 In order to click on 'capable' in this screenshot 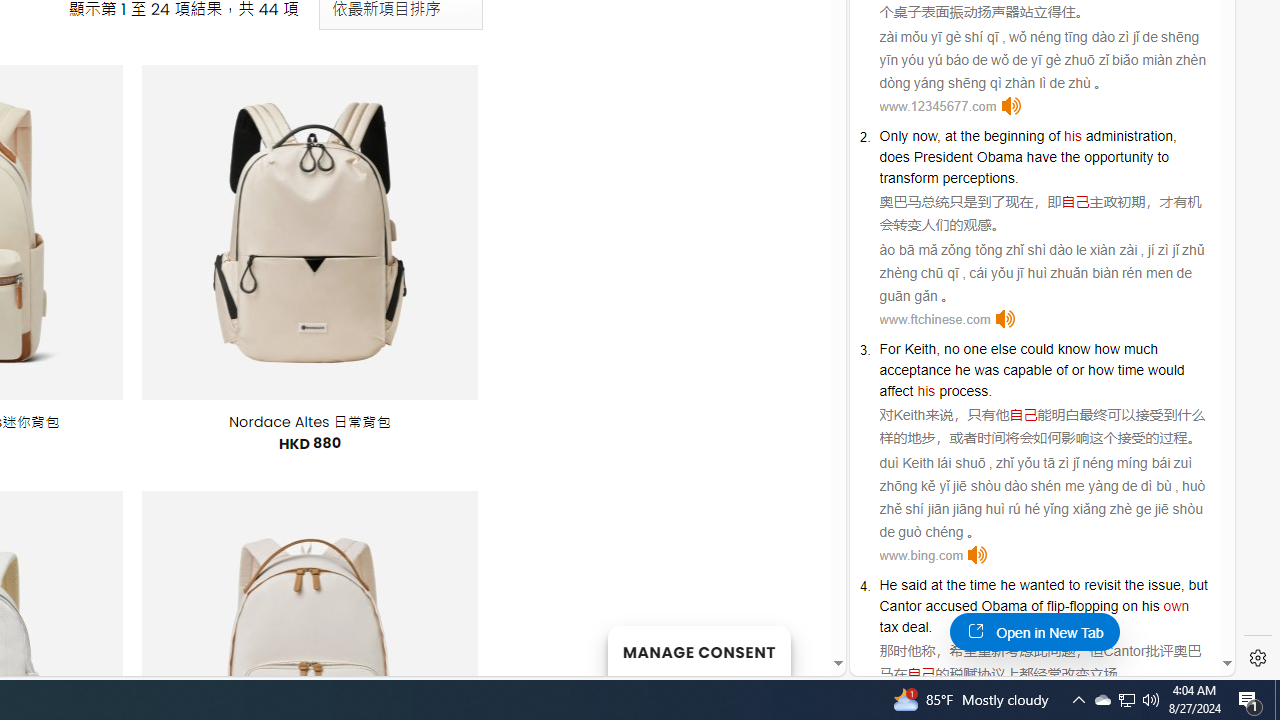, I will do `click(1028, 370)`.